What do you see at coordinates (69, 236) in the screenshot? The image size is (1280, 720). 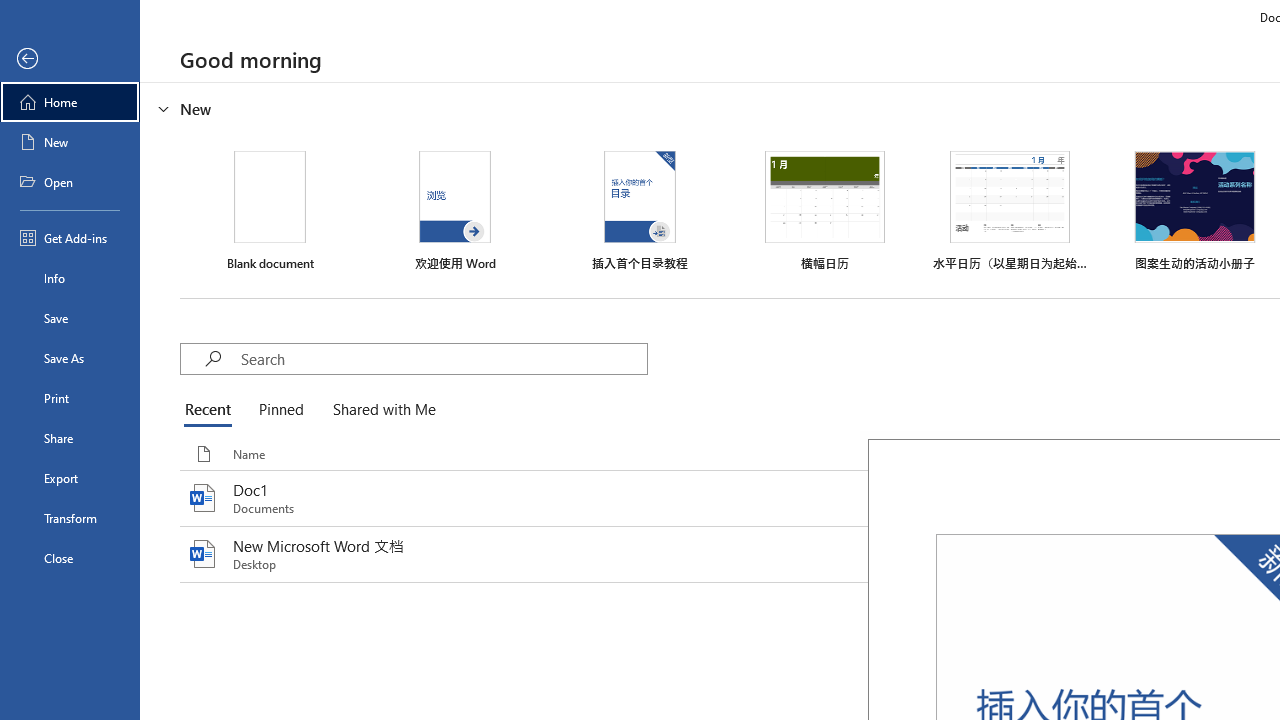 I see `'Get Add-ins'` at bounding box center [69, 236].